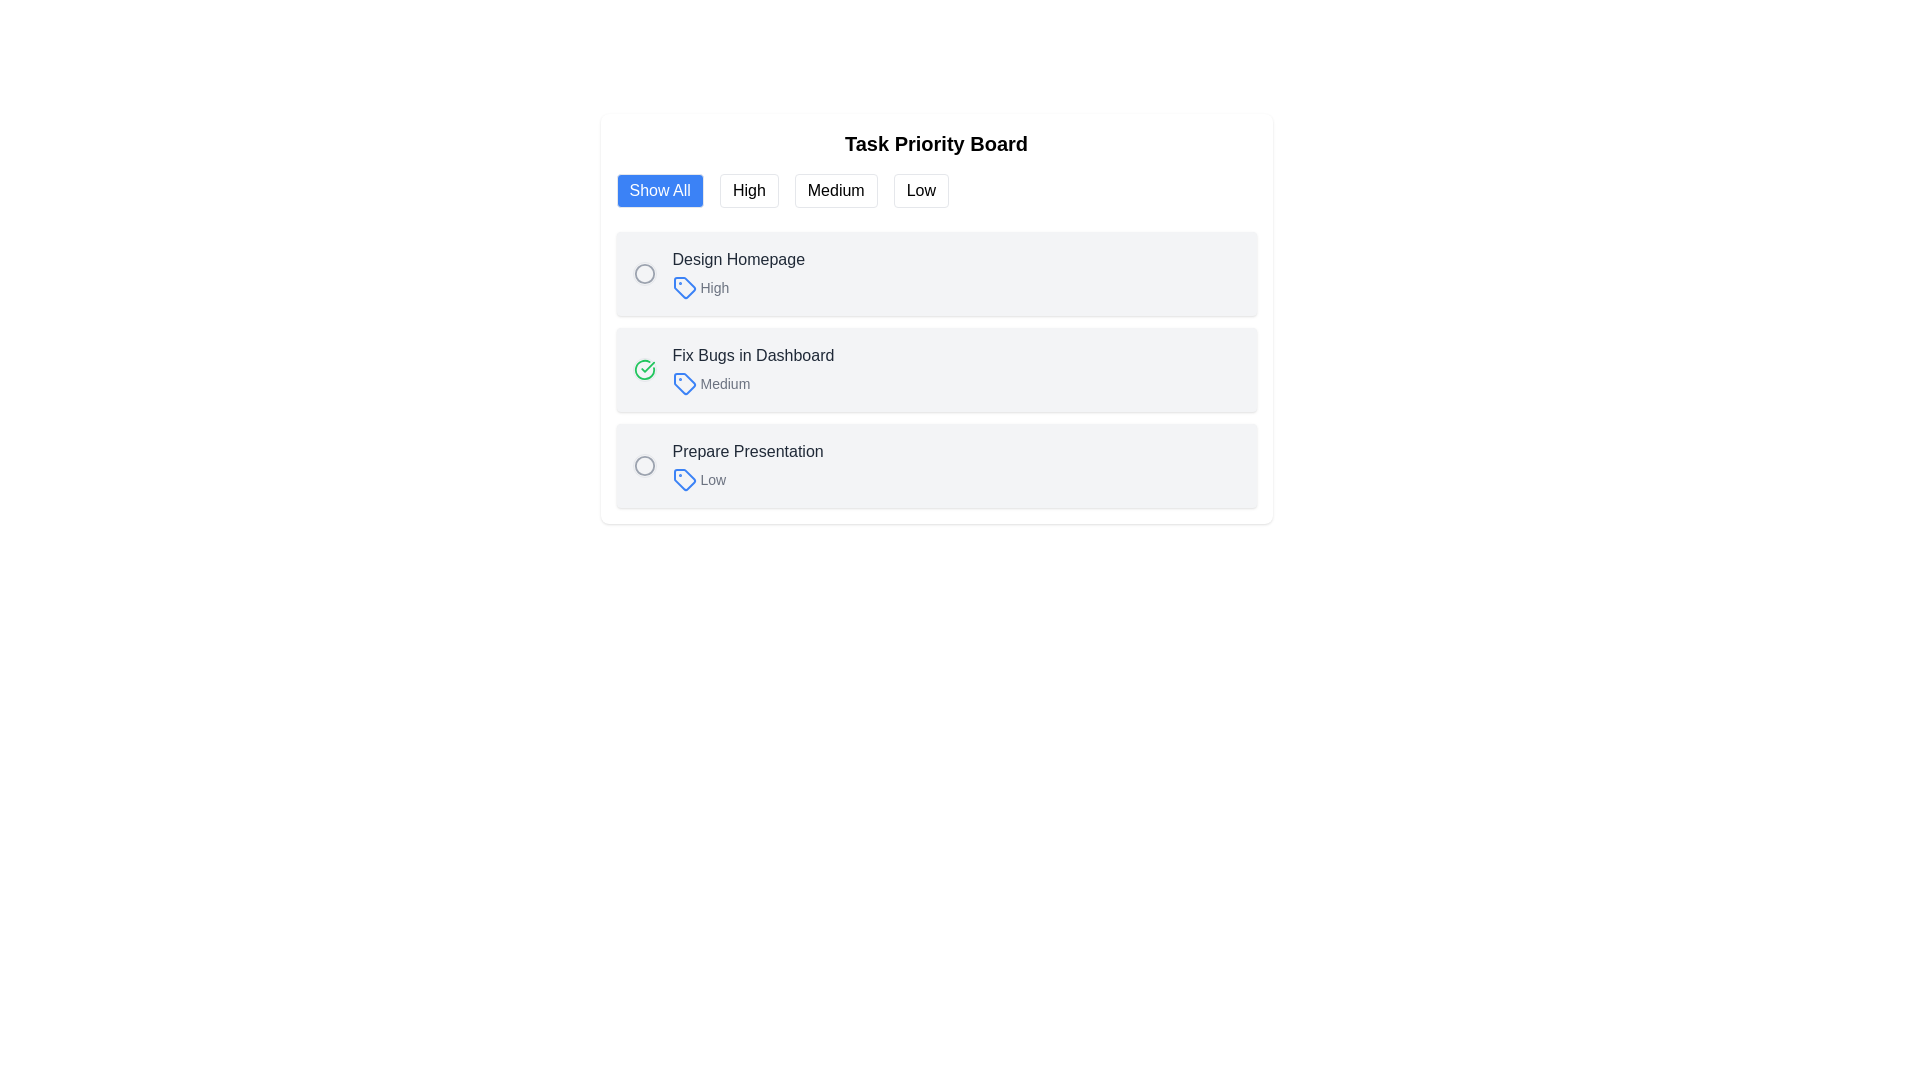 The height and width of the screenshot is (1080, 1920). I want to click on the filter button that displays all items regardless of their priority, located at the top-left corner under the 'Task Priority Board' title, so click(660, 191).